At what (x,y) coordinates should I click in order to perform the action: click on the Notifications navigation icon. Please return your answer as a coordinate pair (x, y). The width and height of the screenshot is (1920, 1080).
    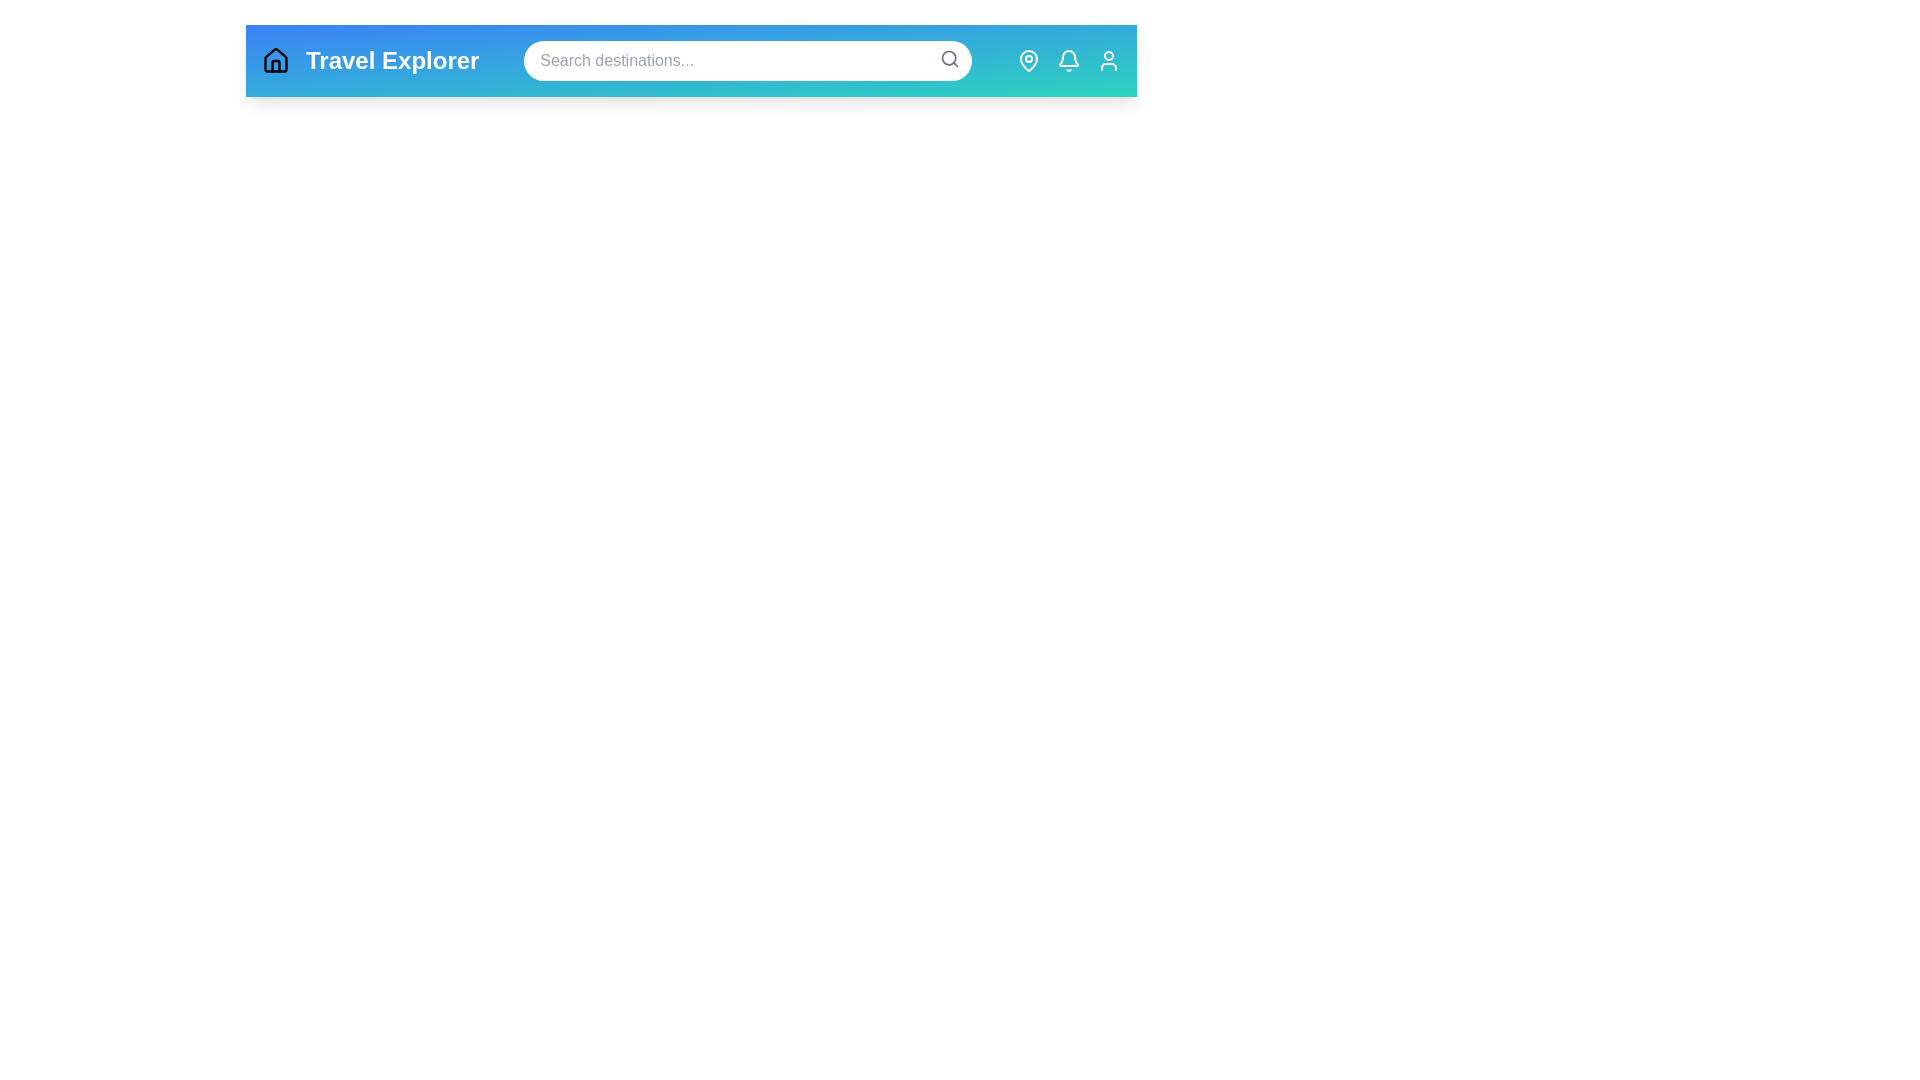
    Looking at the image, I should click on (1068, 60).